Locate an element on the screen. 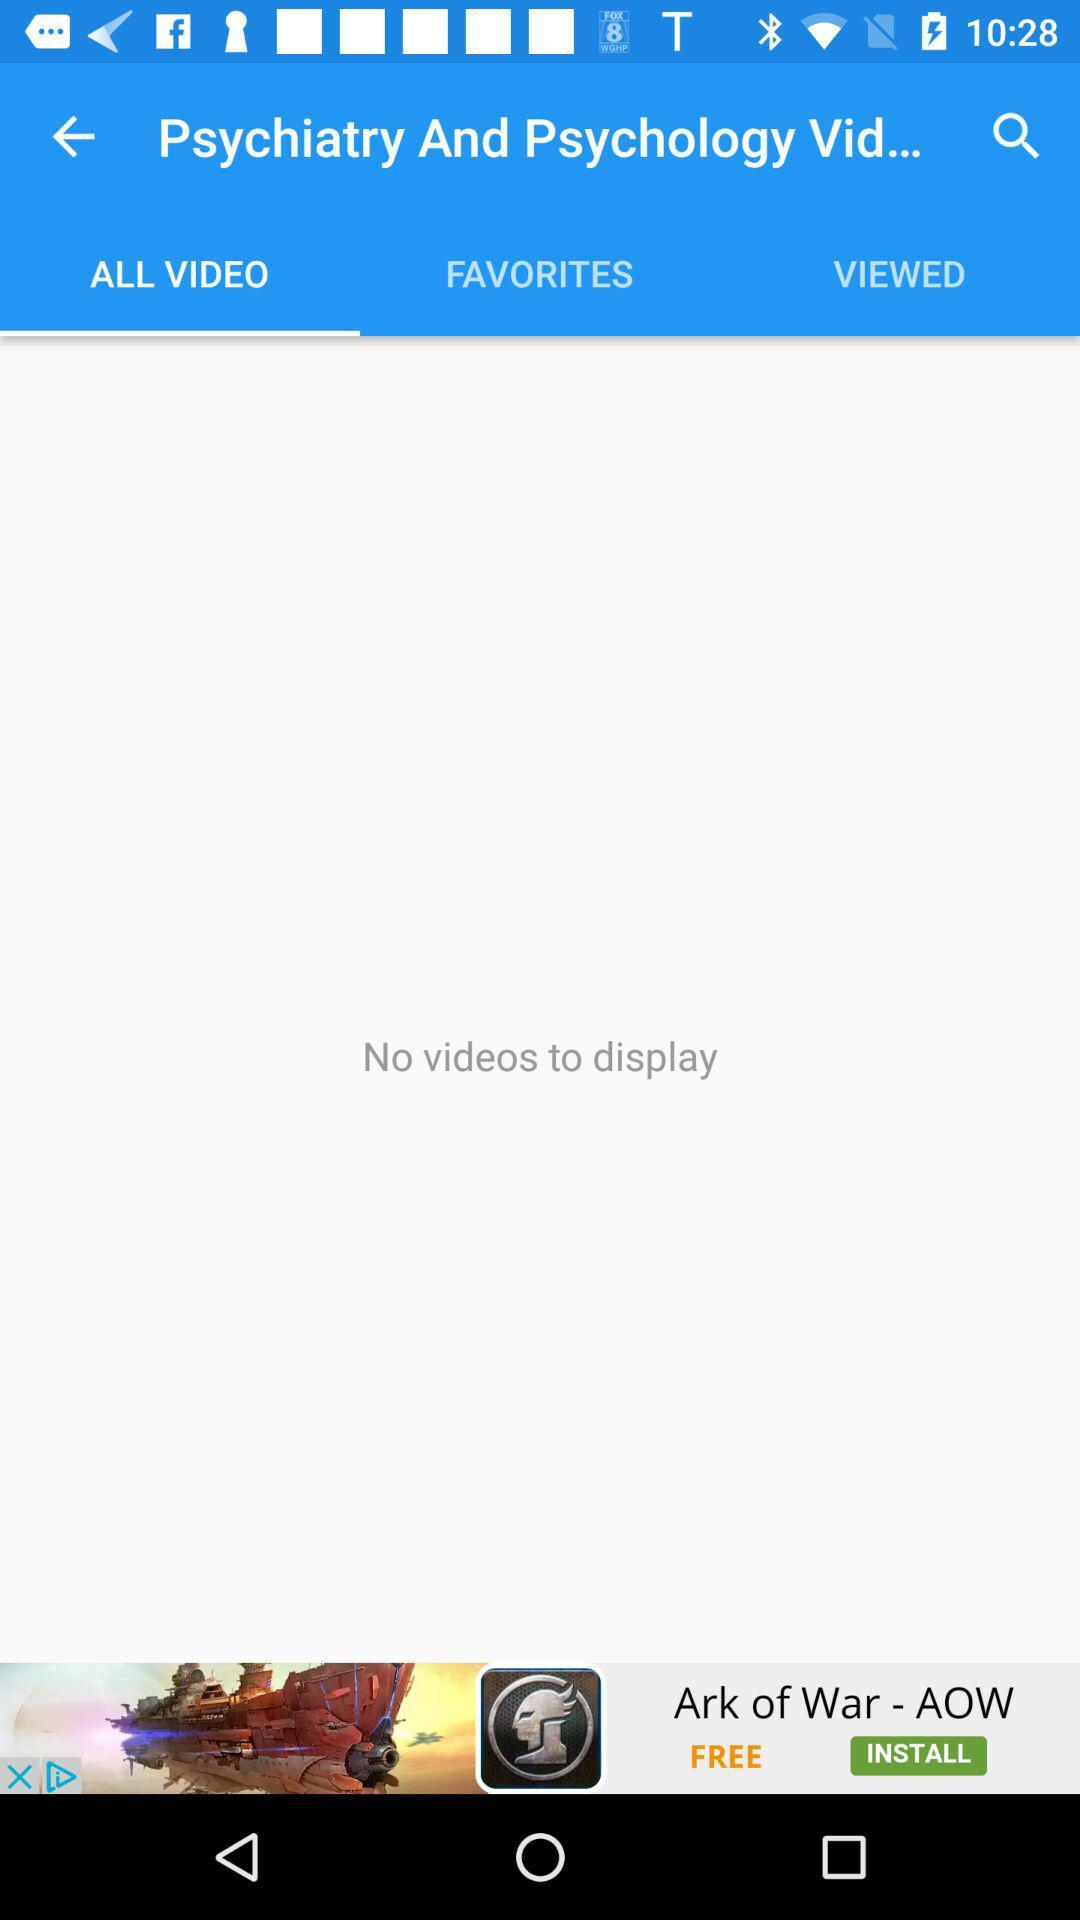 The height and width of the screenshot is (1920, 1080). advertisement image is located at coordinates (540, 1727).